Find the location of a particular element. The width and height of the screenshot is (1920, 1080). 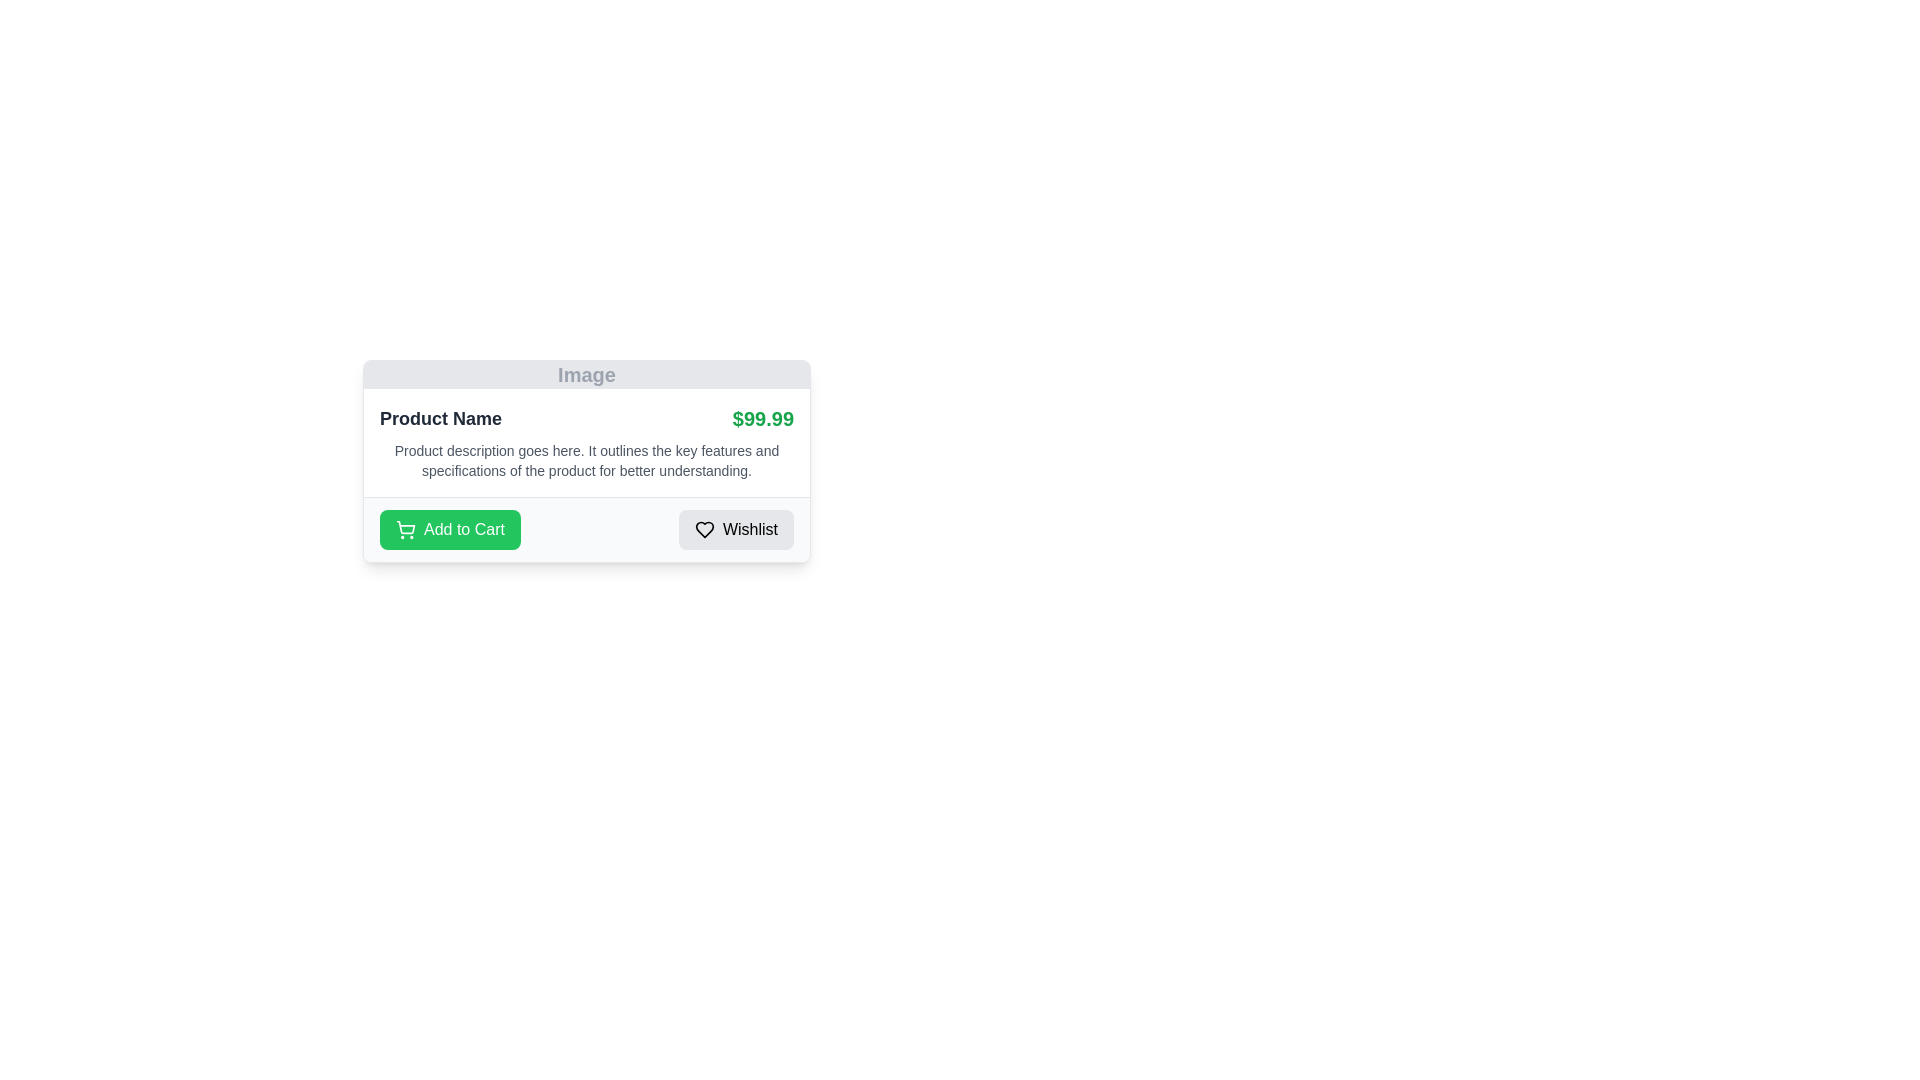

the Text Label associated with the Wishlist functionality, located at the bottom-right corner of the card-like component is located at coordinates (749, 528).